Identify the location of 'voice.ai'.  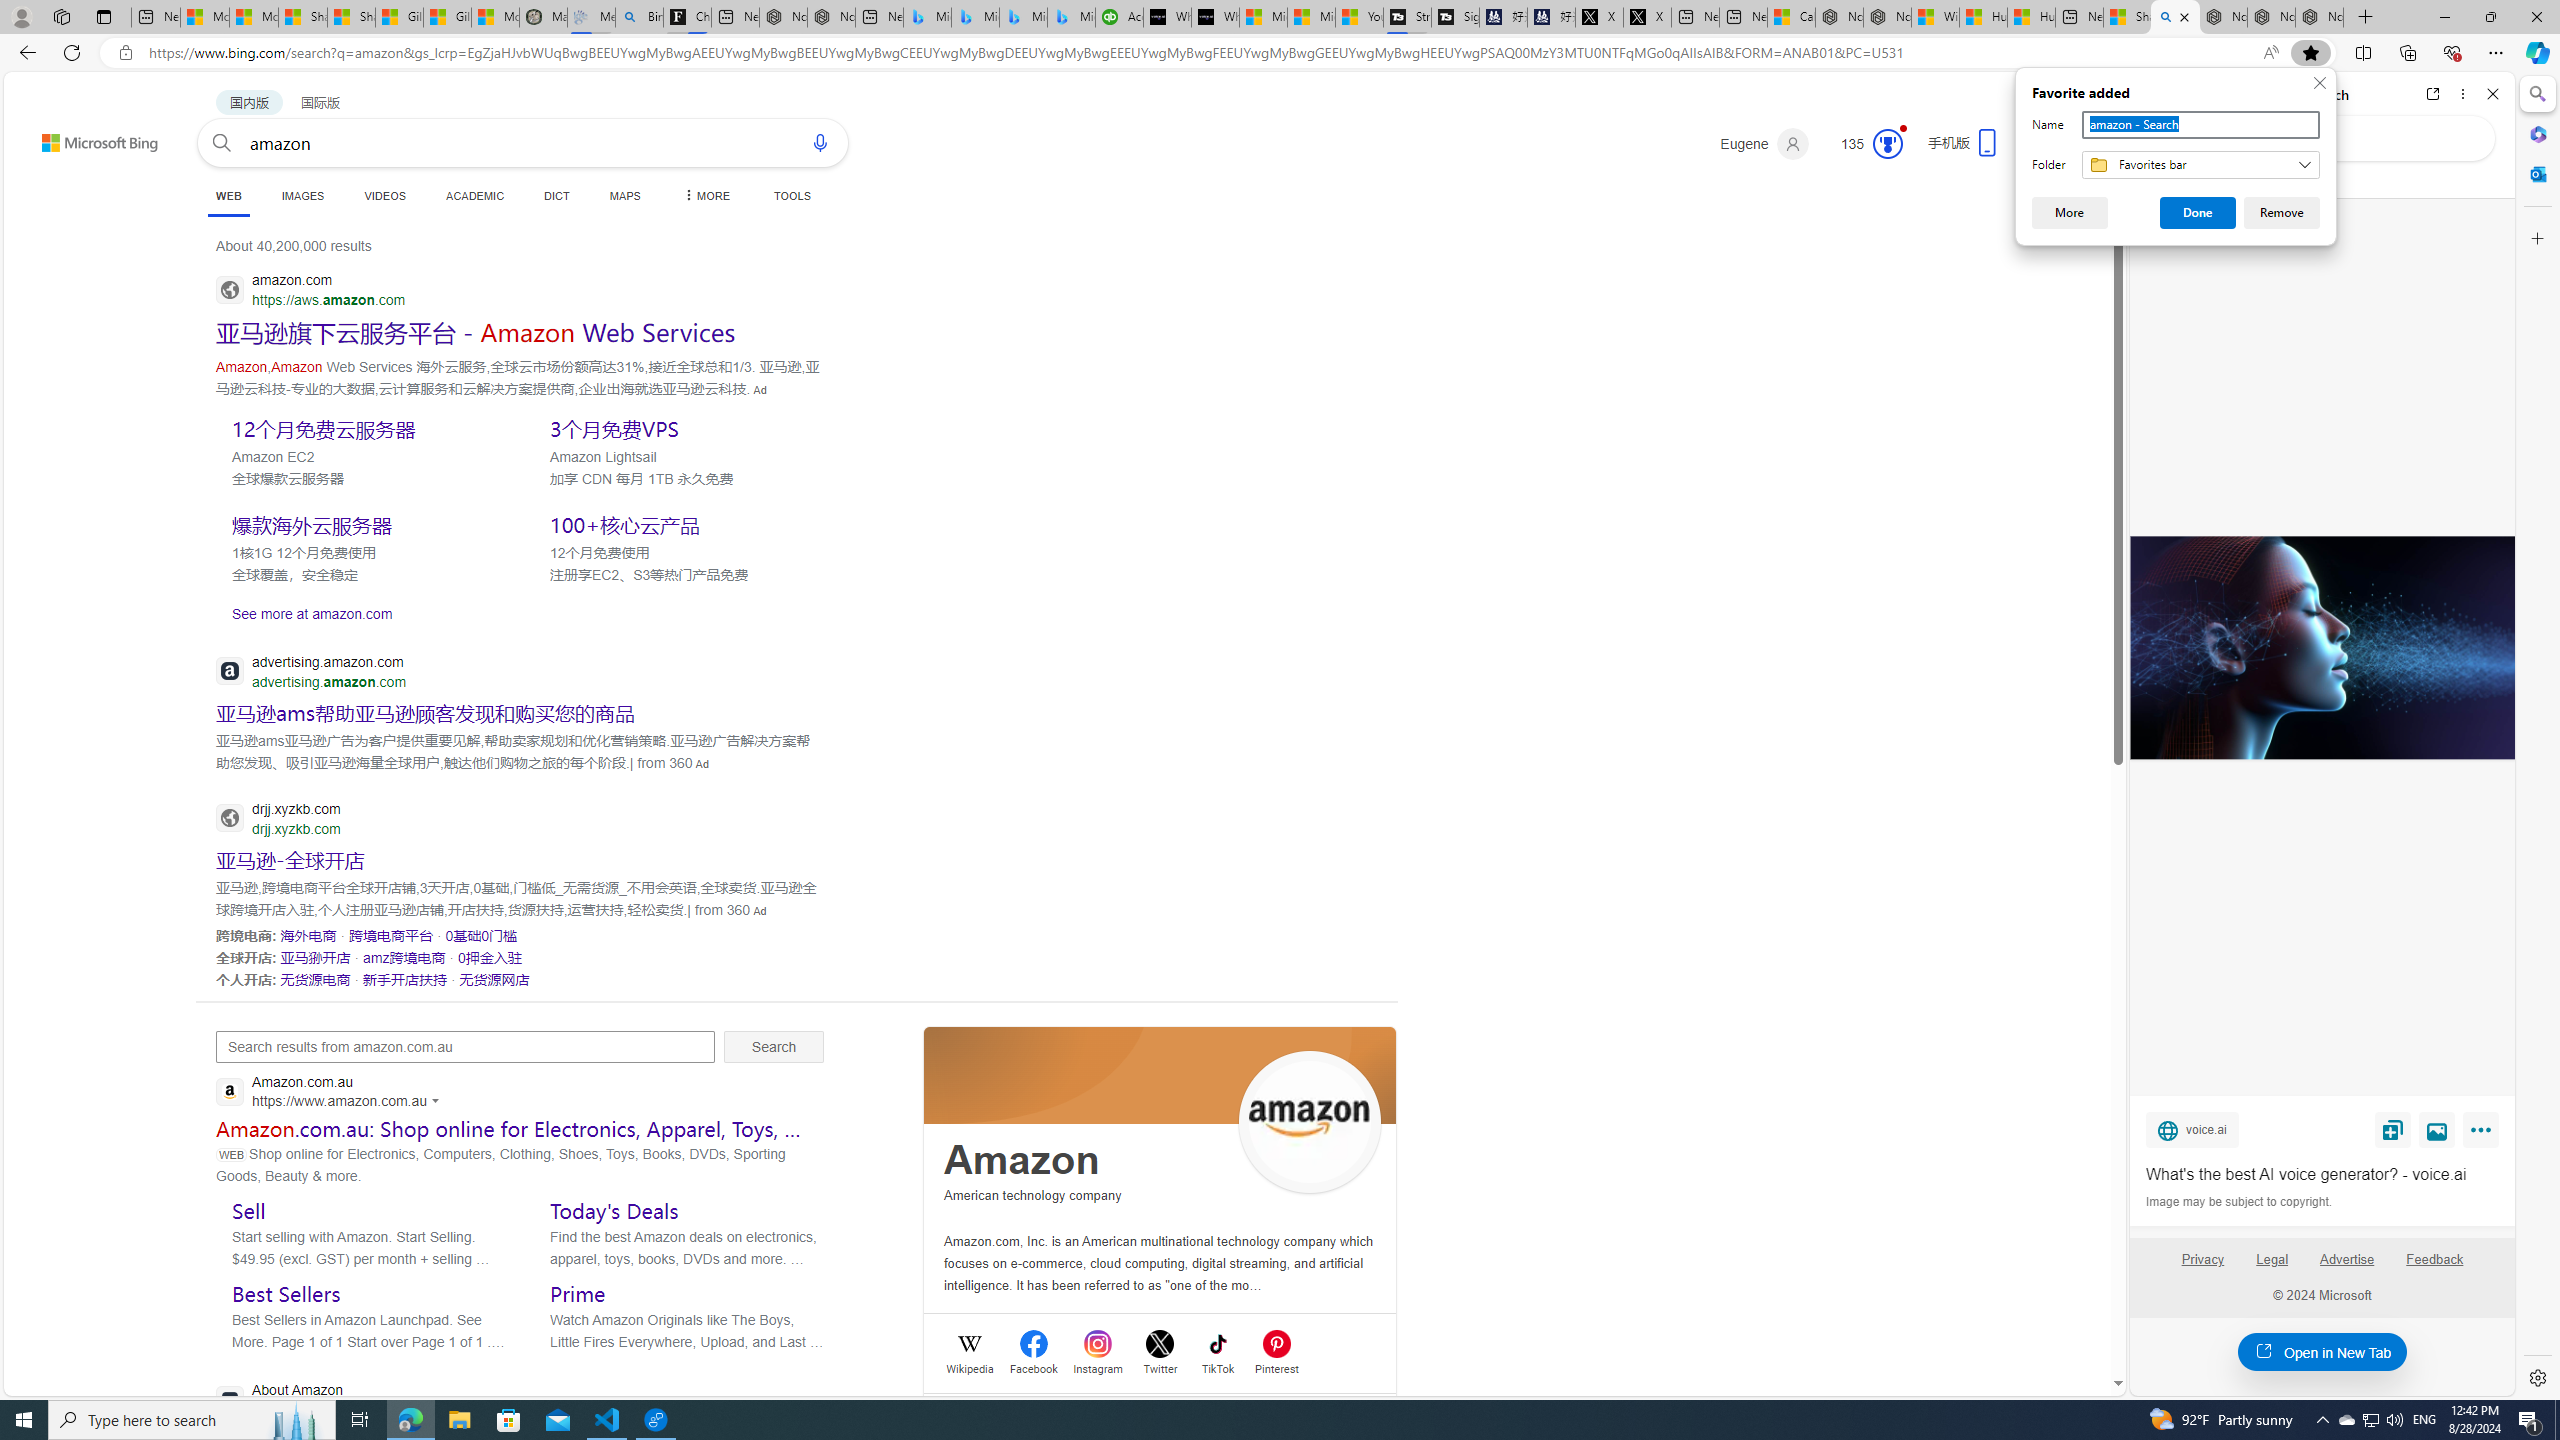
(2192, 1129).